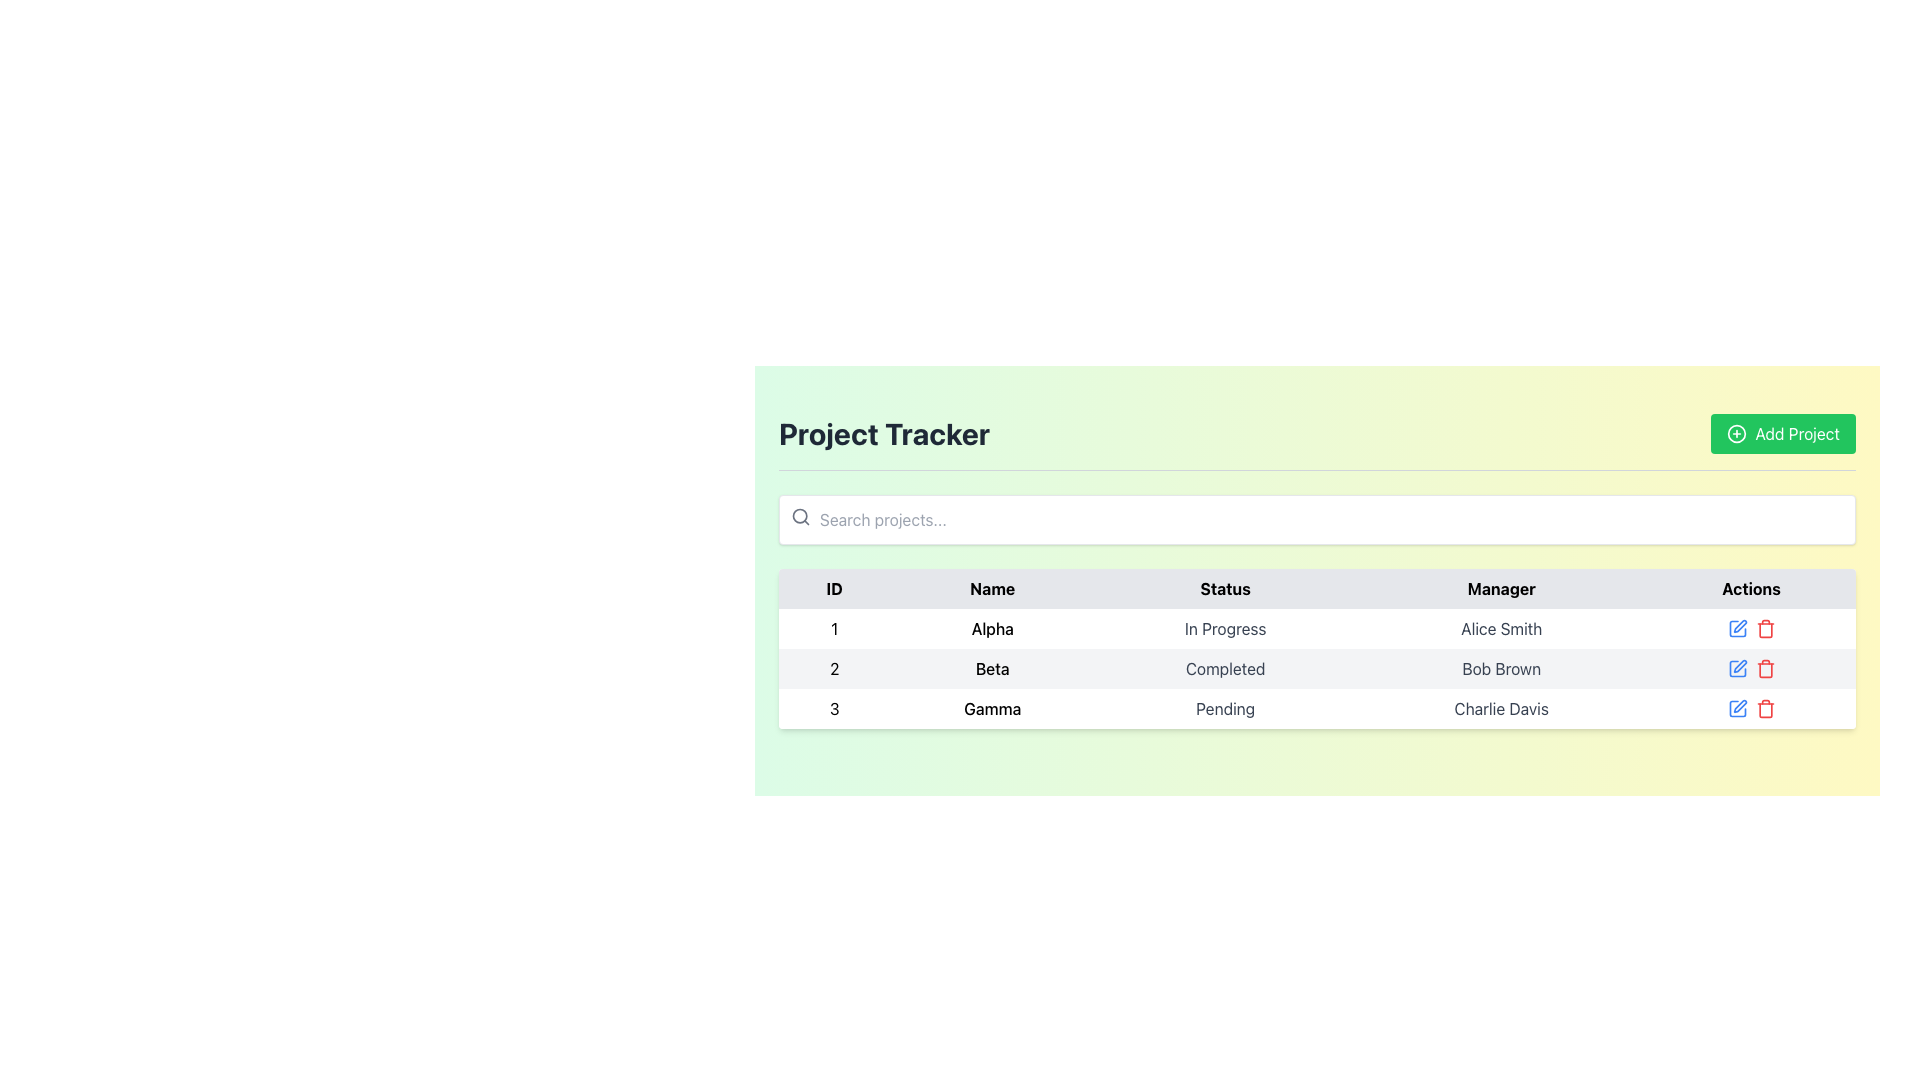  Describe the element at coordinates (1501, 708) in the screenshot. I see `text content of the element displaying 'Charlie Davis' in the 'Manager' column of the third row for the 'Gamma' project` at that location.